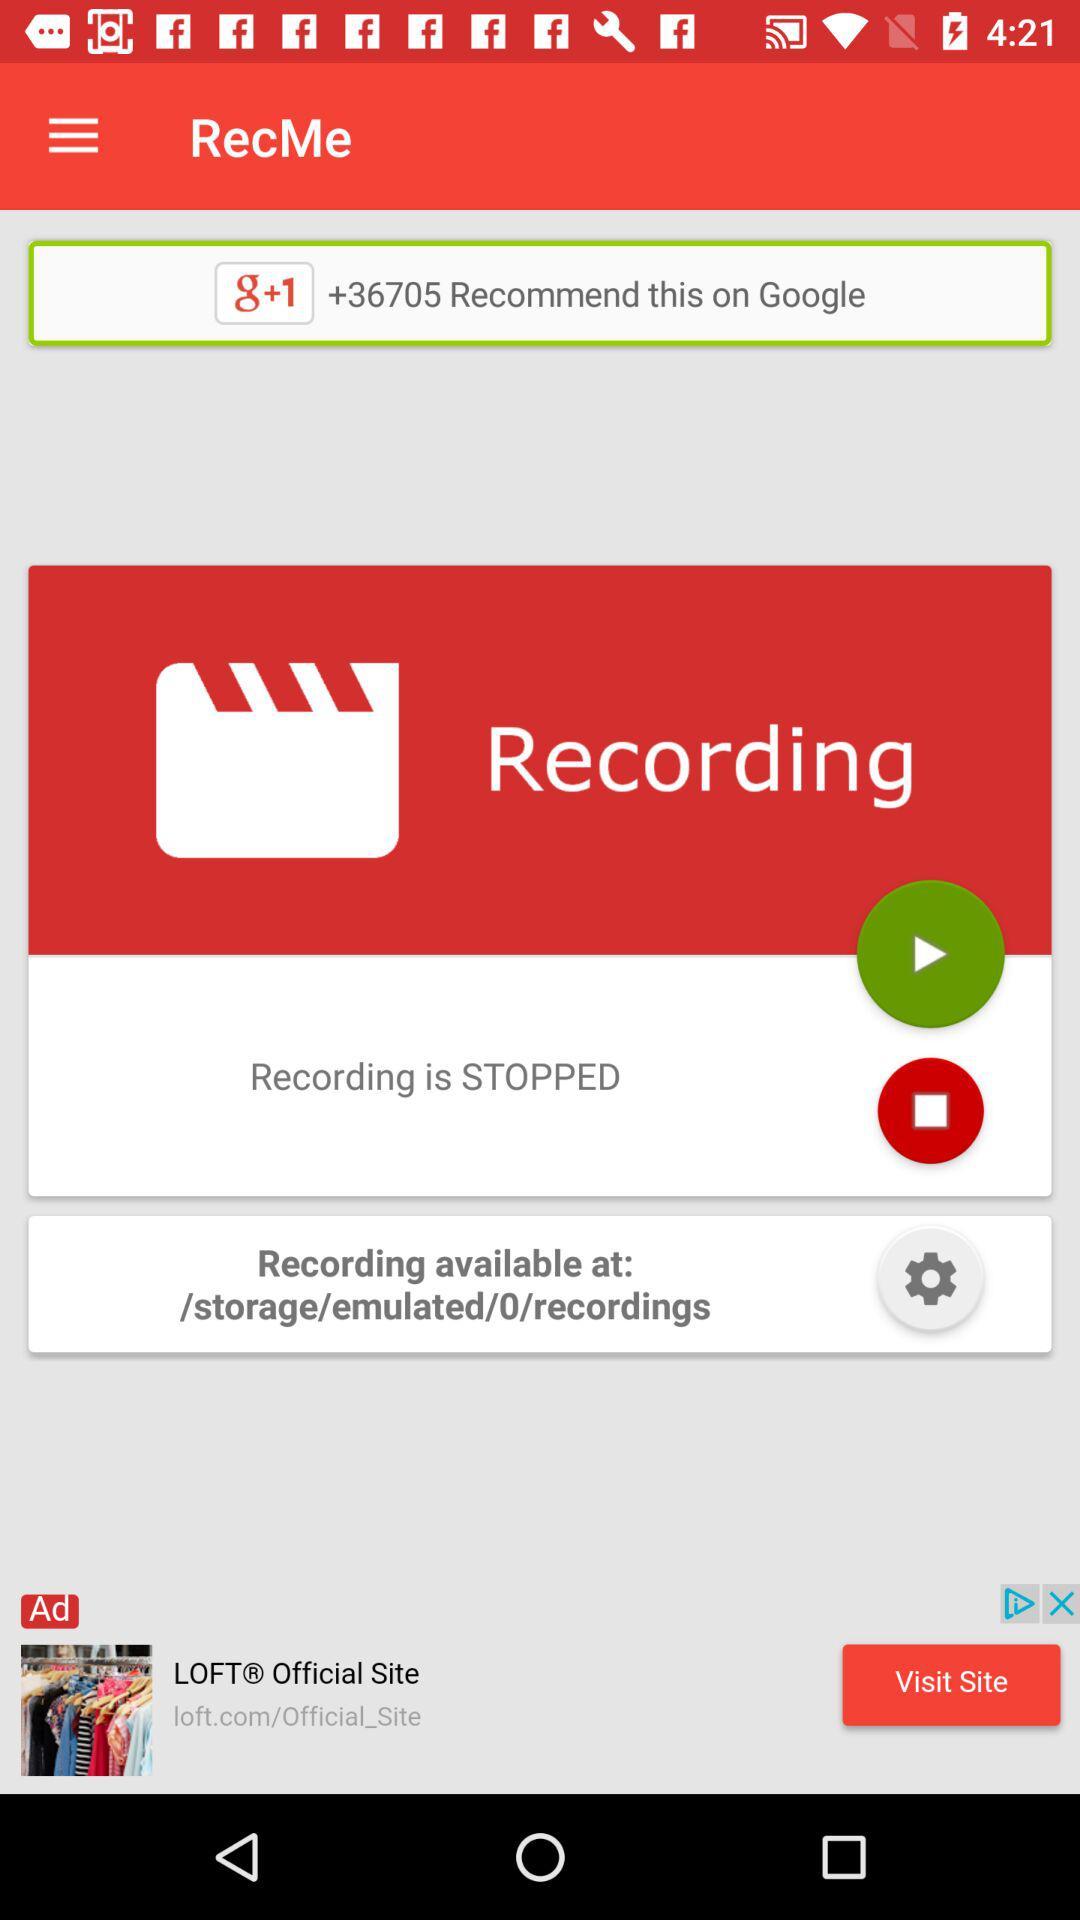 Image resolution: width=1080 pixels, height=1920 pixels. What do you see at coordinates (930, 1283) in the screenshot?
I see `settings` at bounding box center [930, 1283].